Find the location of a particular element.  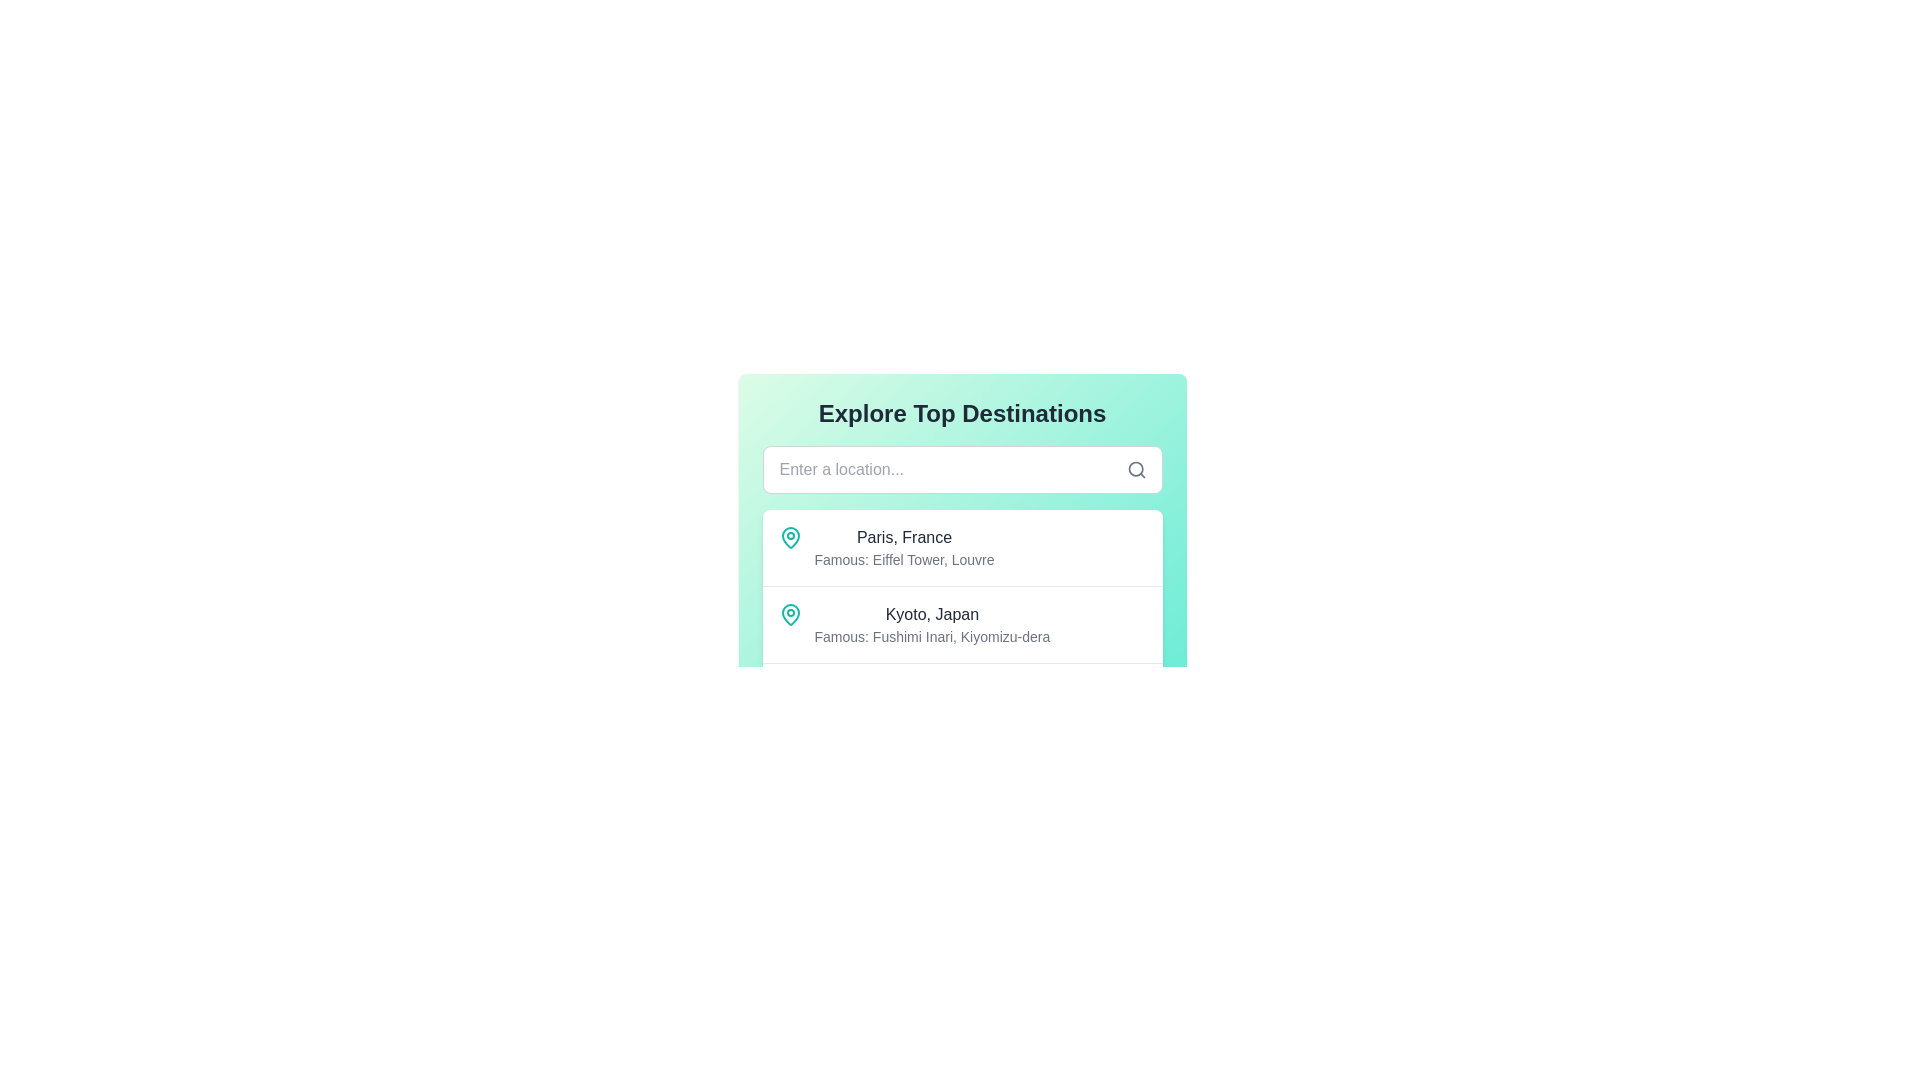

the geographic location icon representing 'Paris, France', which is positioned on the left side of the text listing 'Paris, France' and 'Famous: Eiffel Tower, Louvre' is located at coordinates (789, 536).